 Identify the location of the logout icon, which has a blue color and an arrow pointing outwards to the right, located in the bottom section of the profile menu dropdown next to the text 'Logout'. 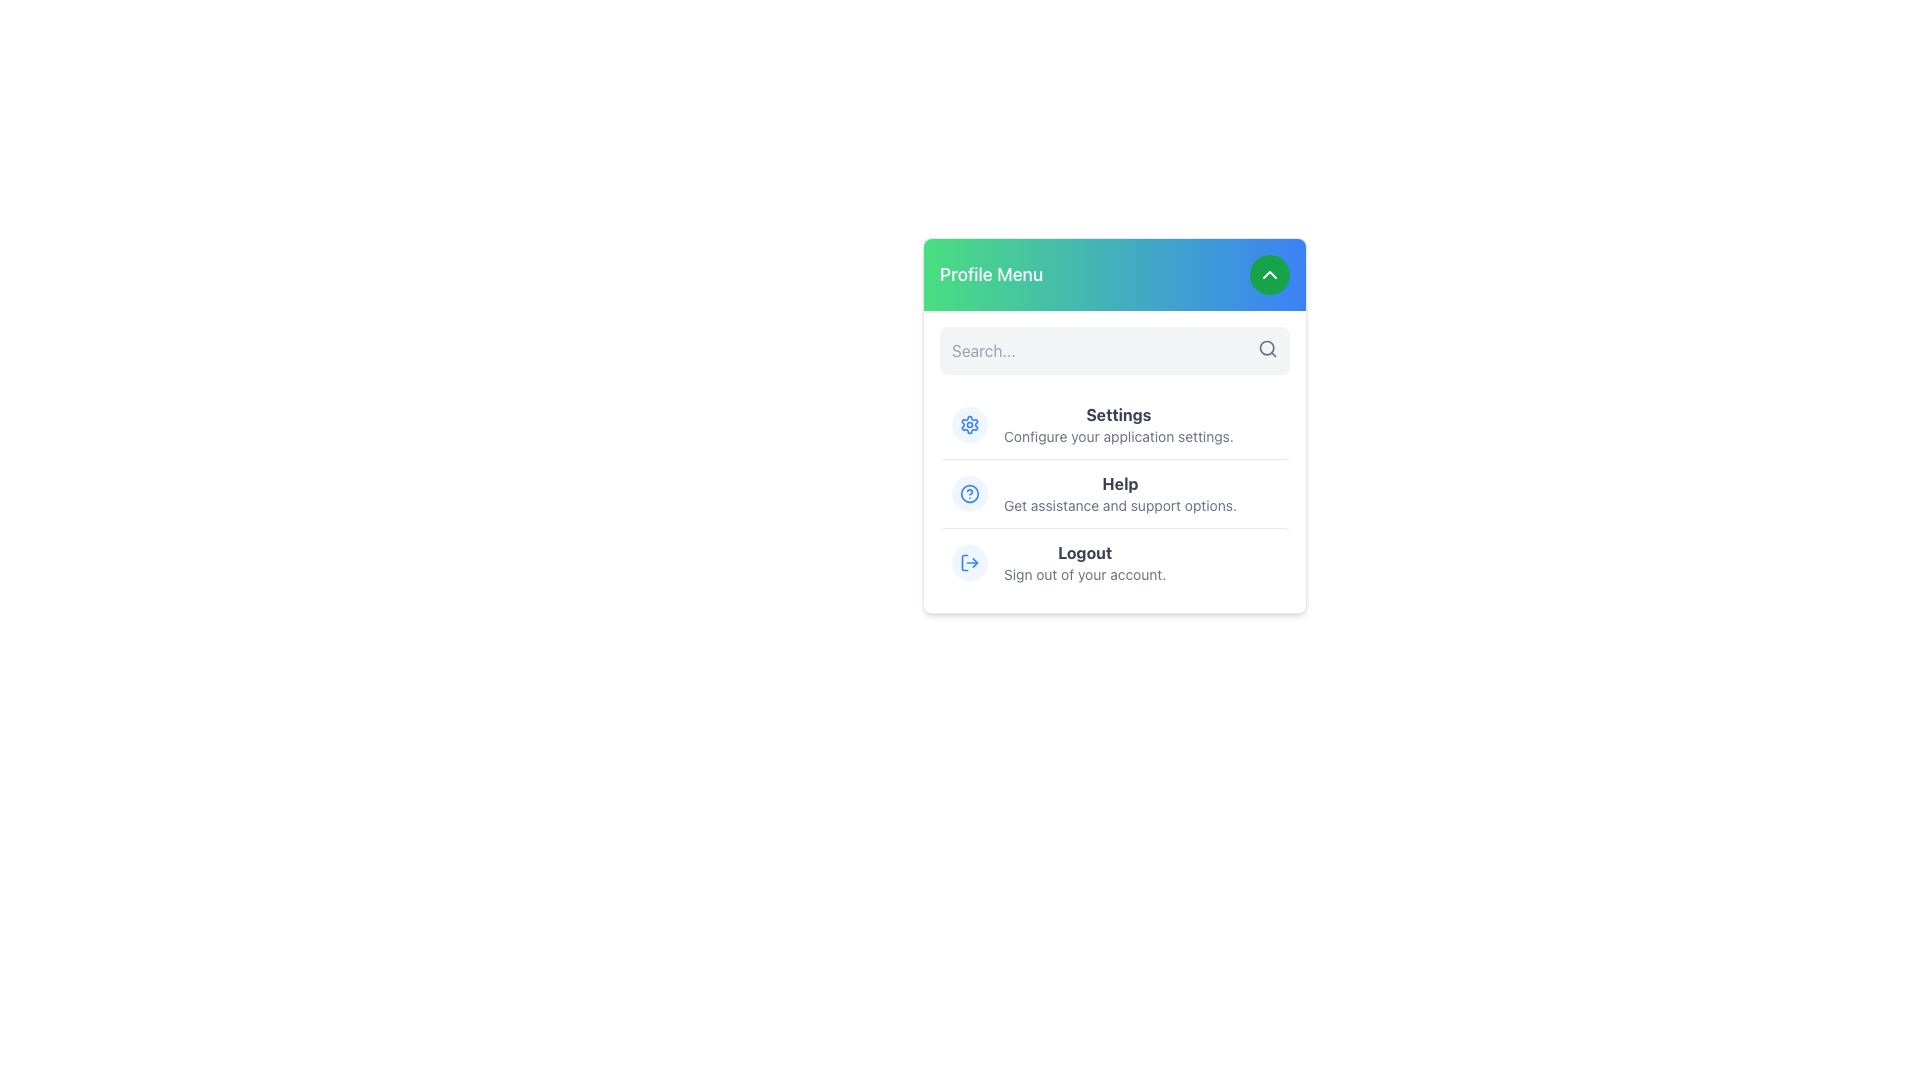
(969, 563).